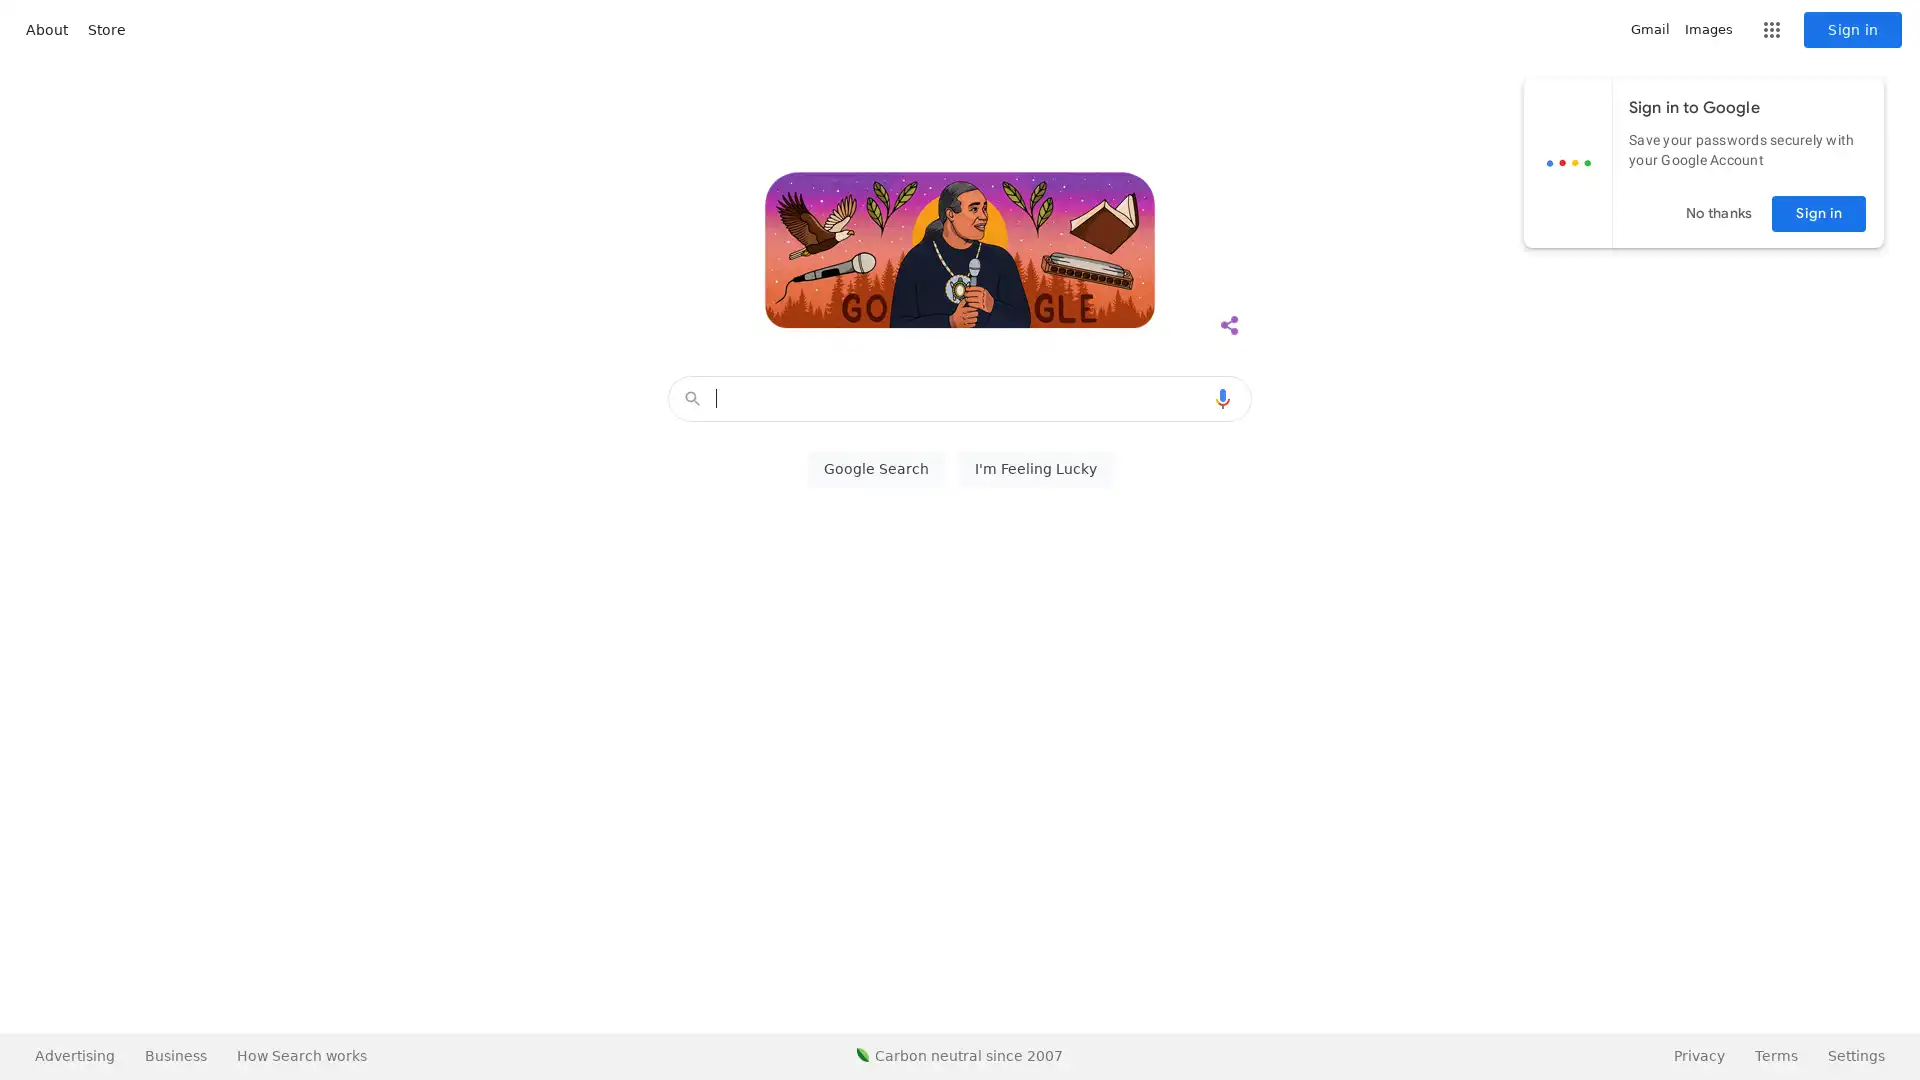 This screenshot has width=1920, height=1080. I want to click on Search by voice, so click(1222, 398).